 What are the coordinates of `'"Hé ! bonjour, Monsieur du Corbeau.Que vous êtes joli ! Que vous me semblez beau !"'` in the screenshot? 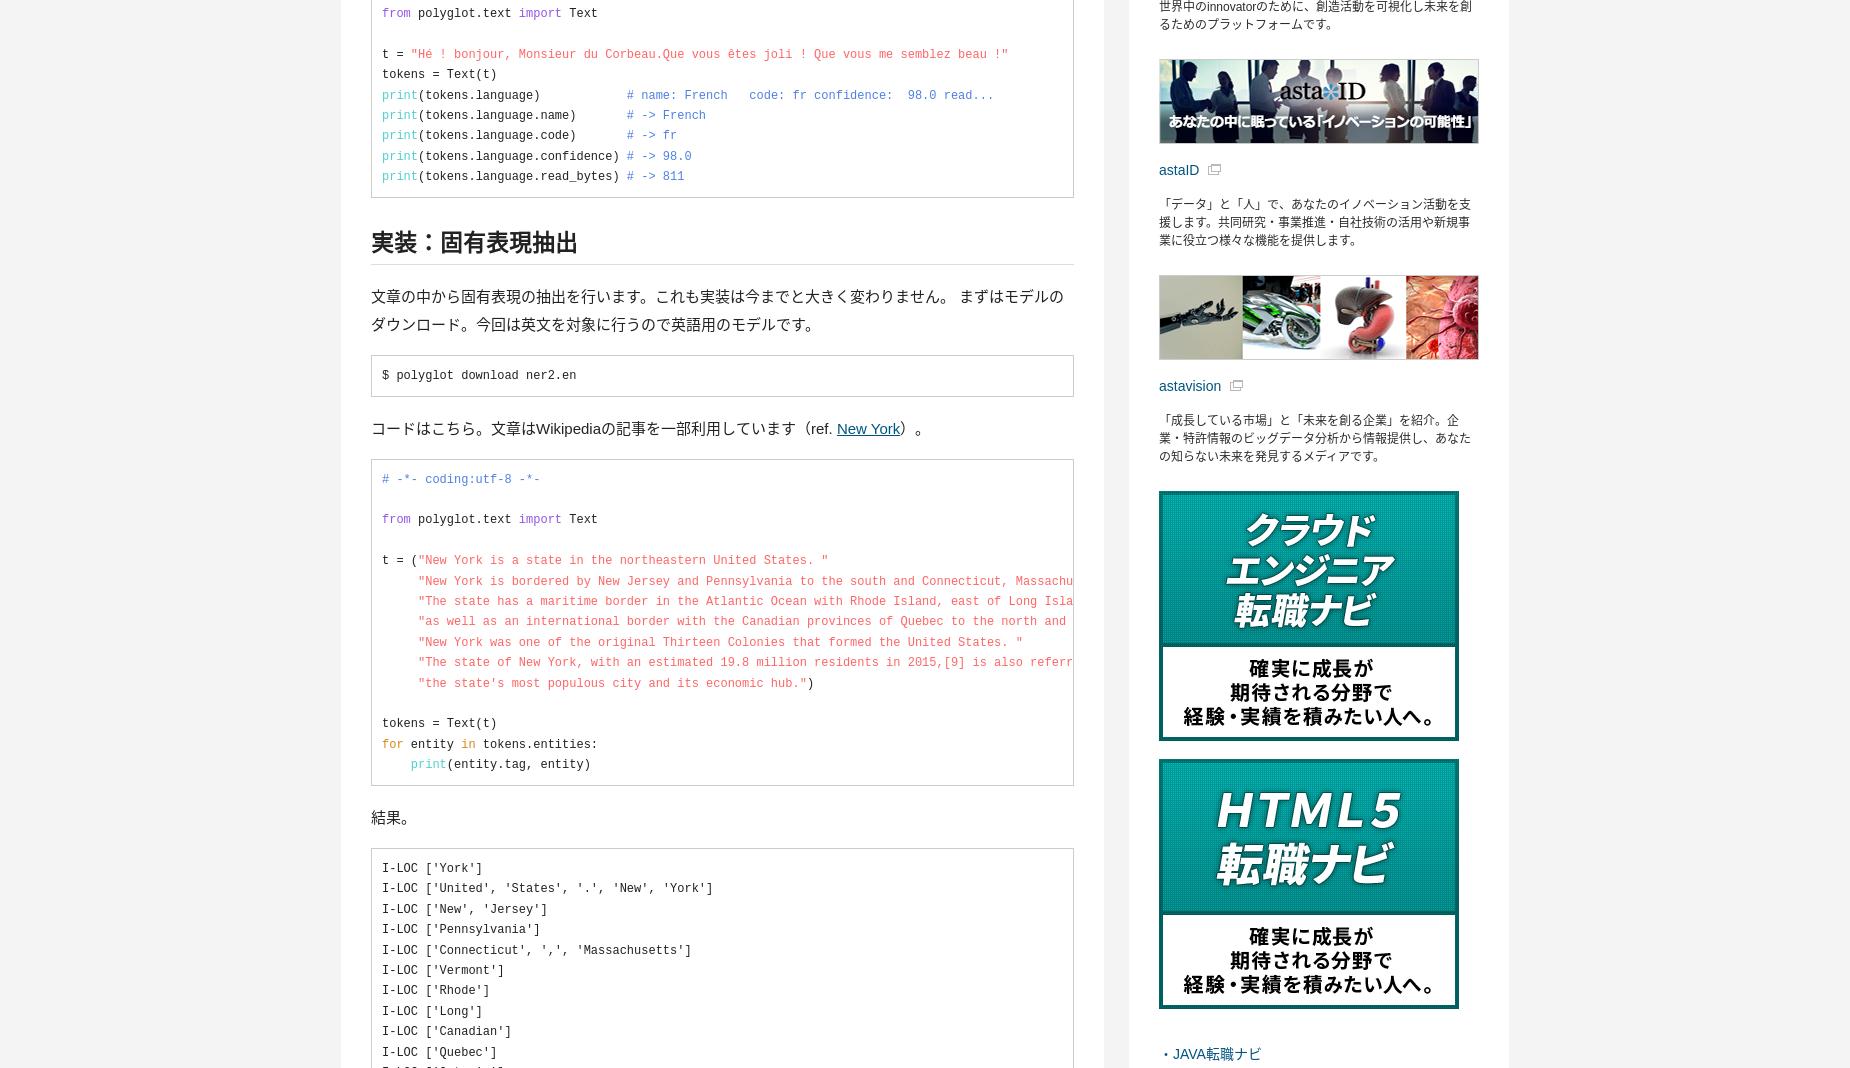 It's located at (408, 53).